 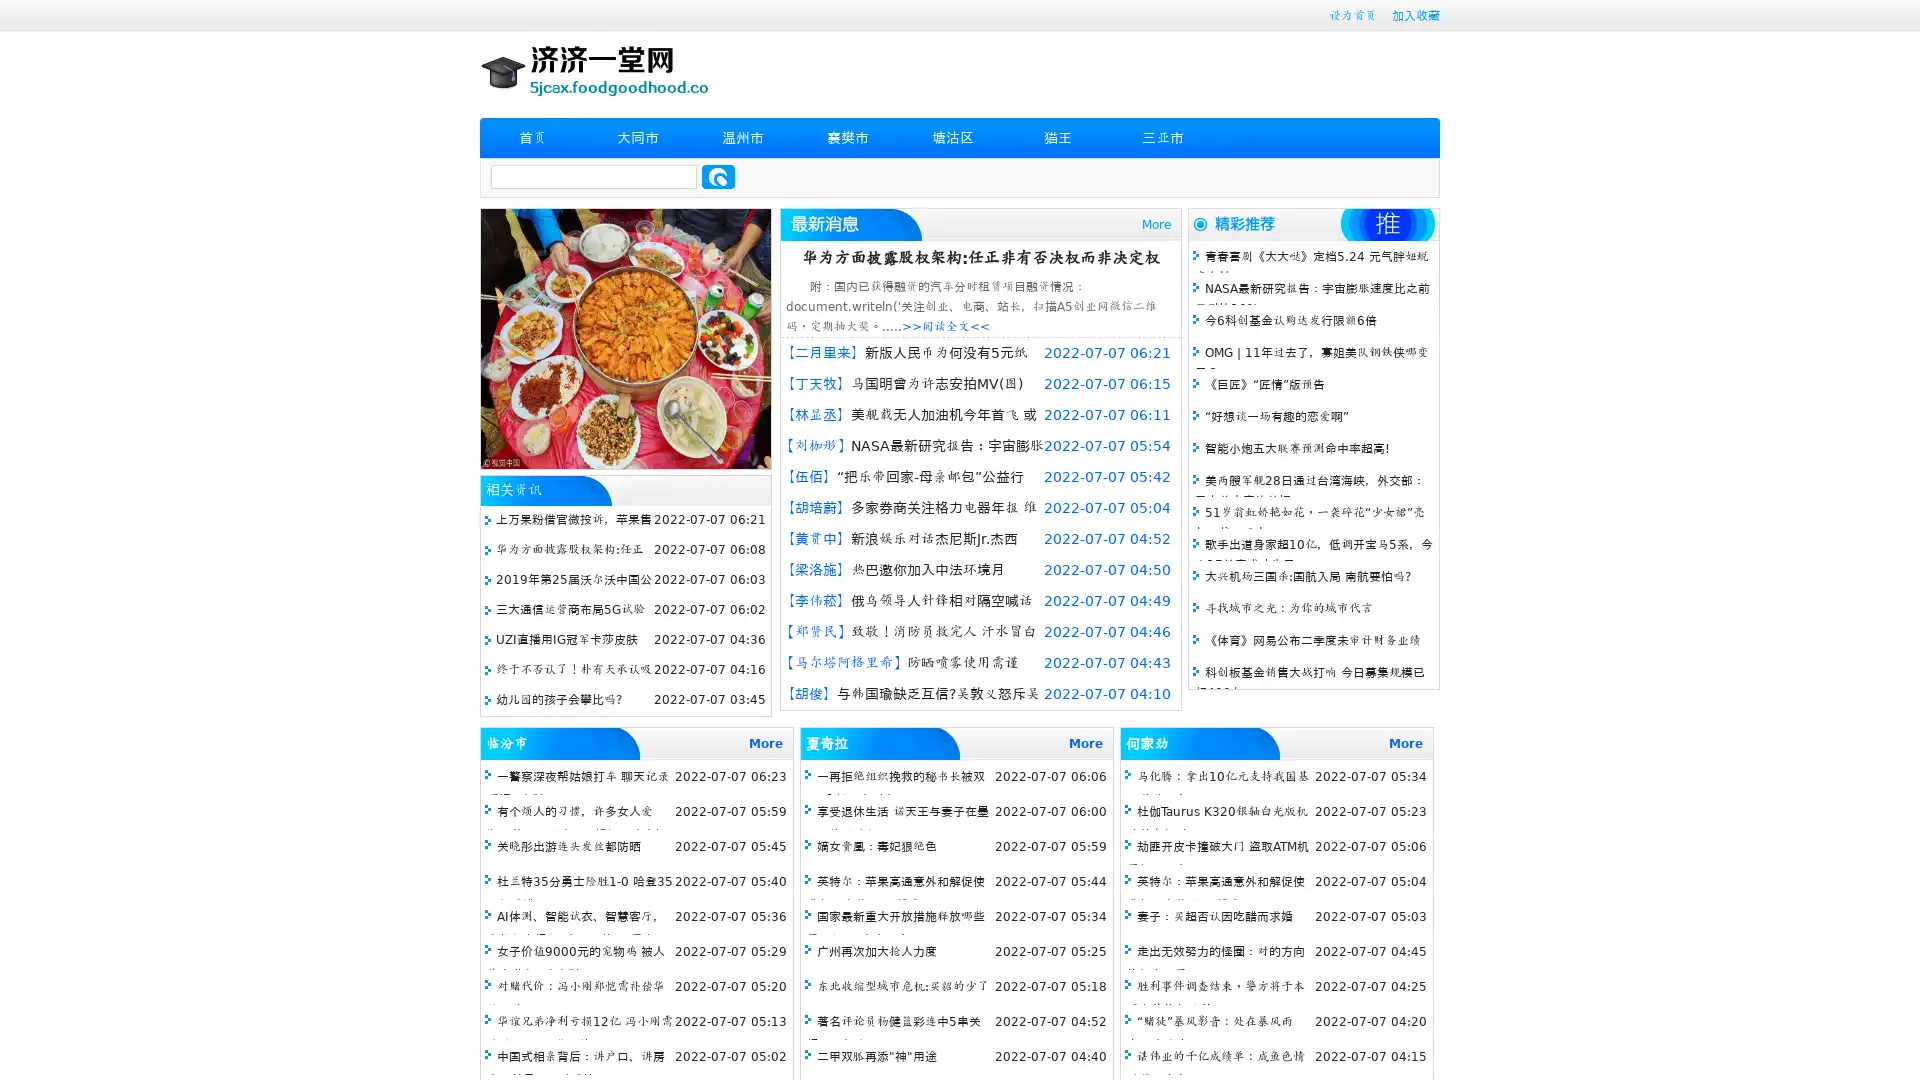 What do you see at coordinates (718, 176) in the screenshot?
I see `Search` at bounding box center [718, 176].